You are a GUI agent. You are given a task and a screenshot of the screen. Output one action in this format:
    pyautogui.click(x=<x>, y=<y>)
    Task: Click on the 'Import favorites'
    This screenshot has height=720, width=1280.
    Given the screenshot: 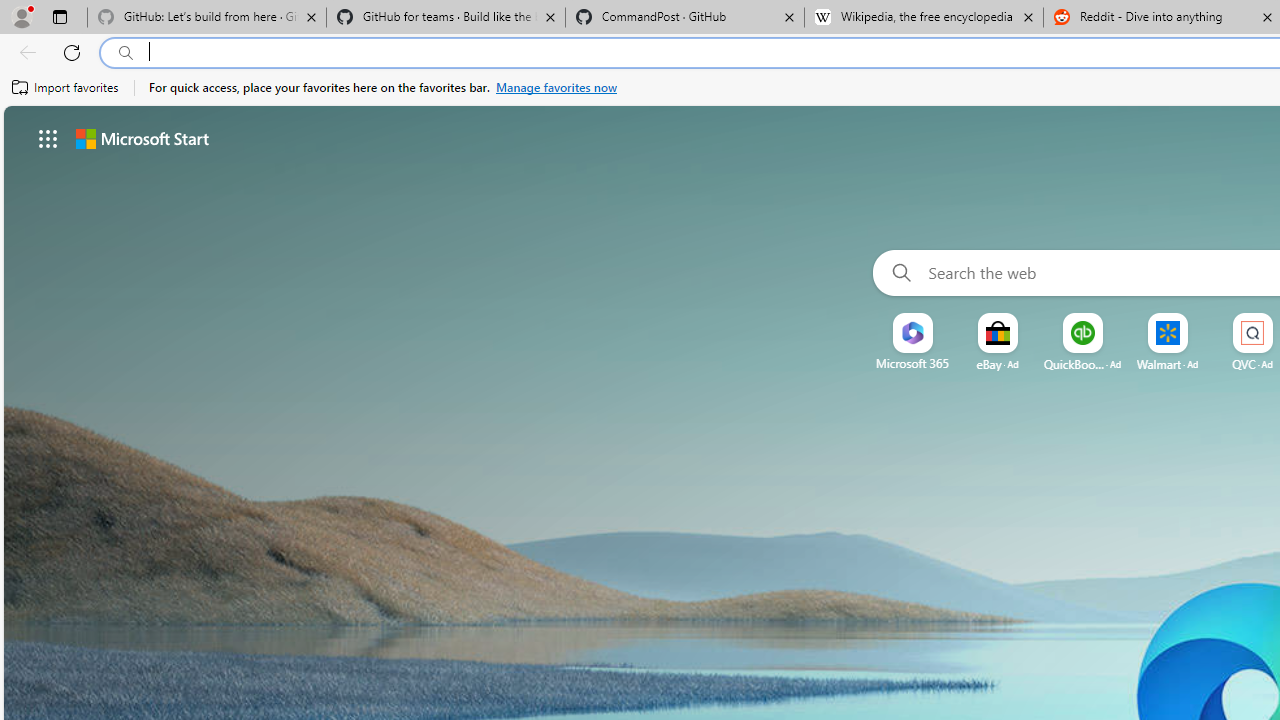 What is the action you would take?
    pyautogui.click(x=65, y=87)
    